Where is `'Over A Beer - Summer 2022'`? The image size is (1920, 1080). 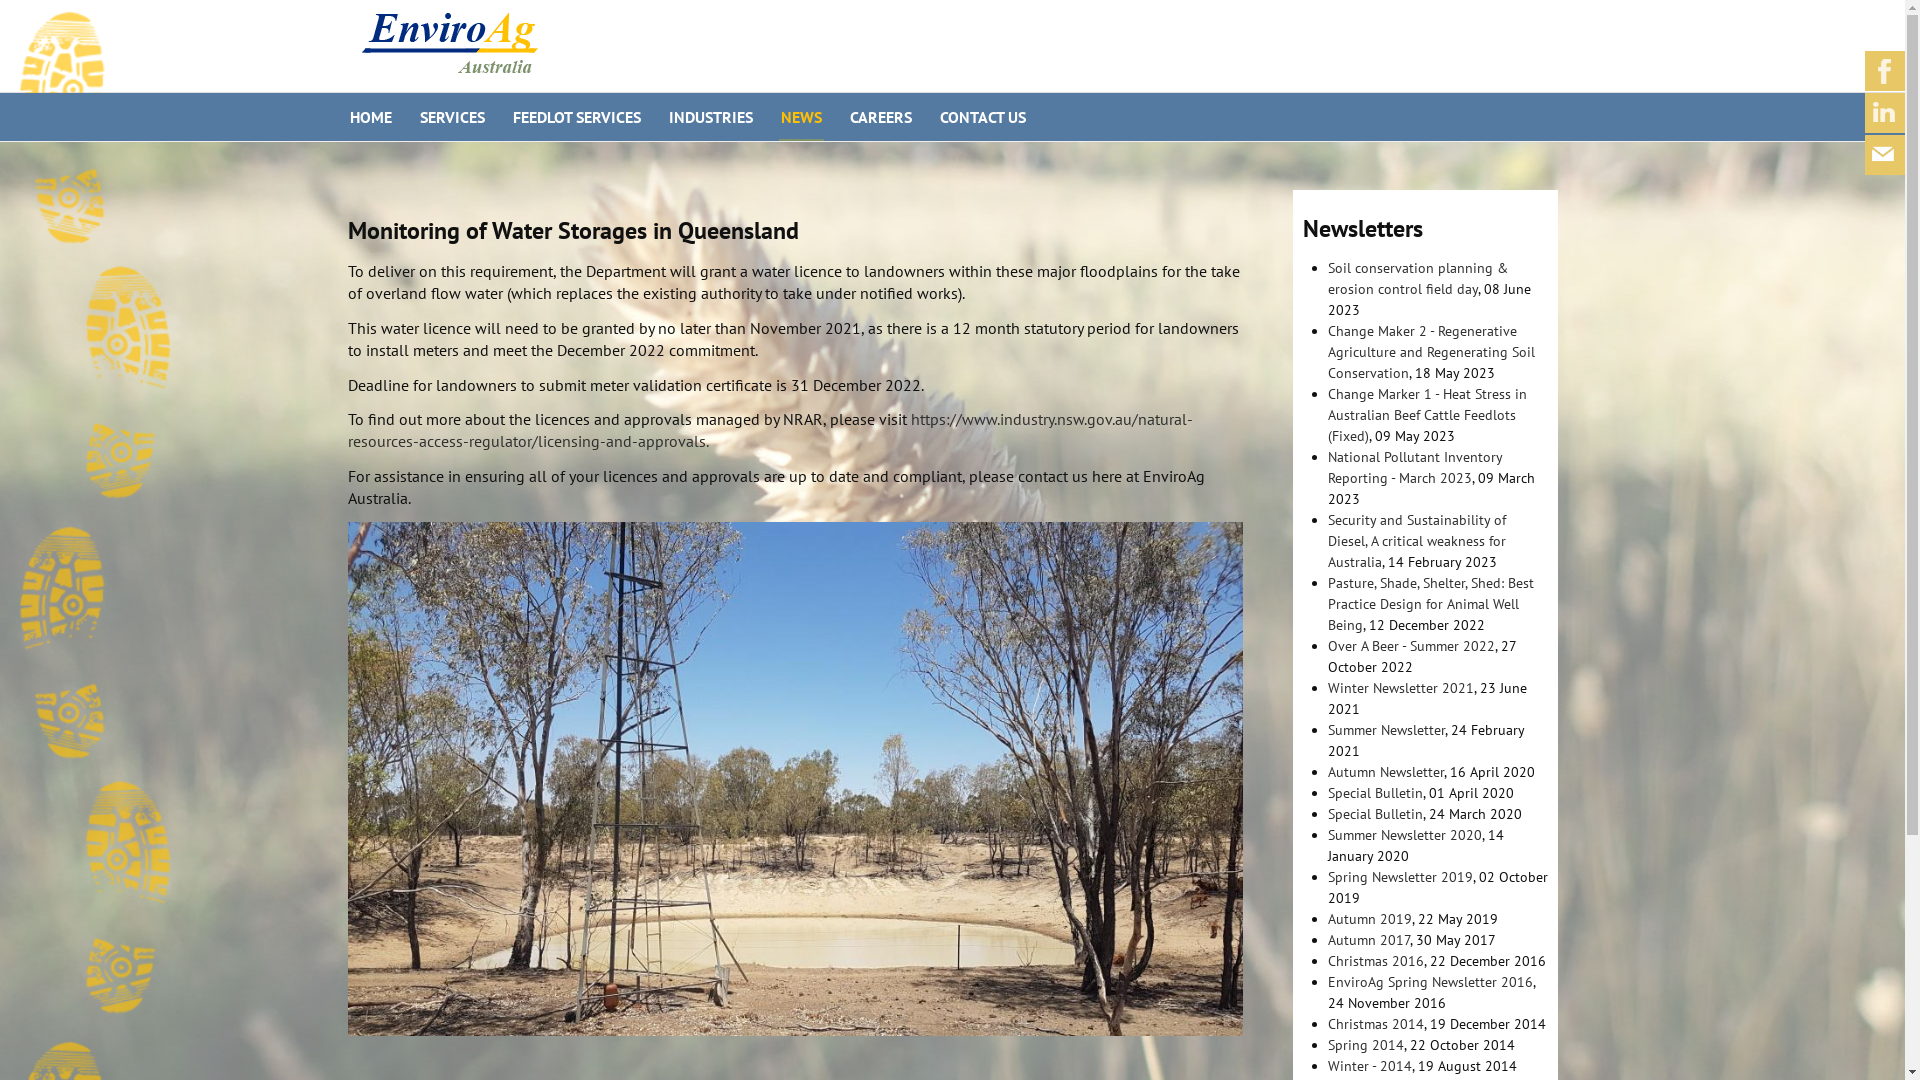 'Over A Beer - Summer 2022' is located at coordinates (1410, 645).